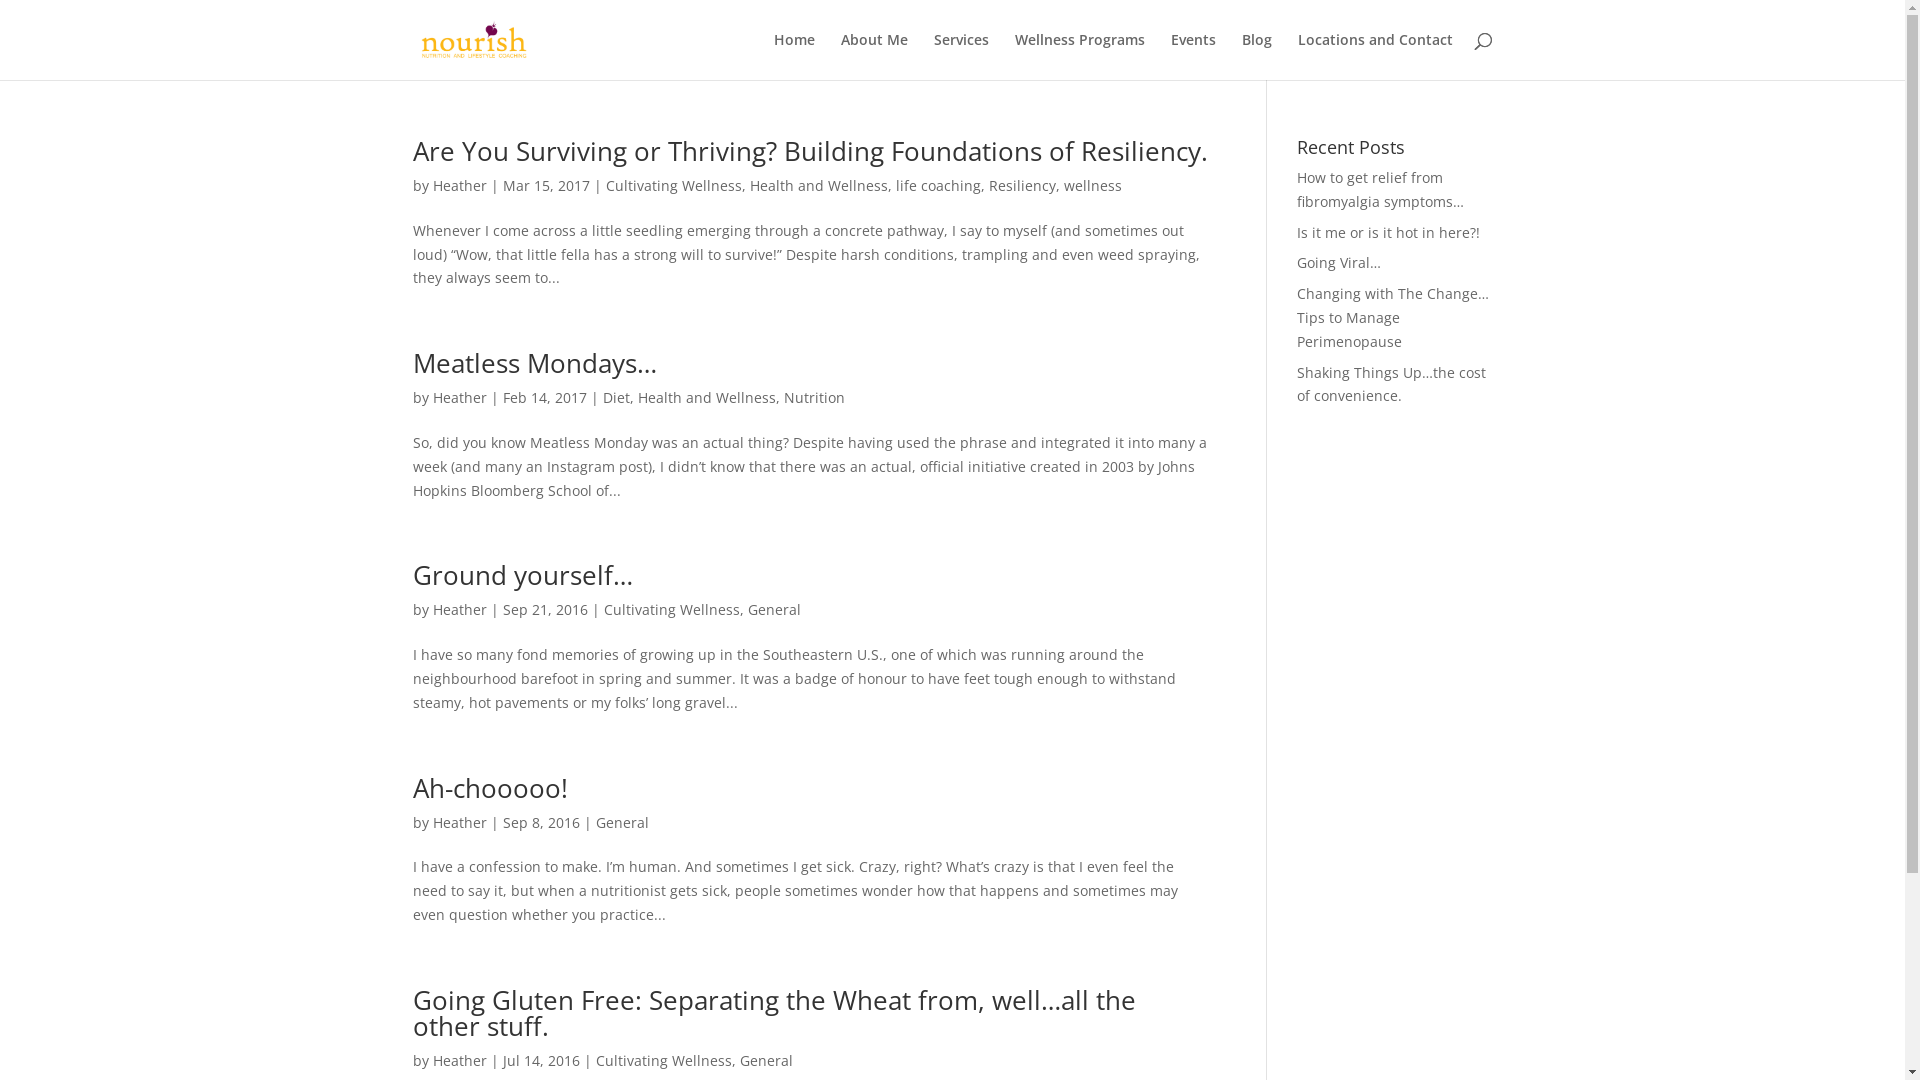 The height and width of the screenshot is (1080, 1920). I want to click on 'Locations and Contact', so click(1374, 55).